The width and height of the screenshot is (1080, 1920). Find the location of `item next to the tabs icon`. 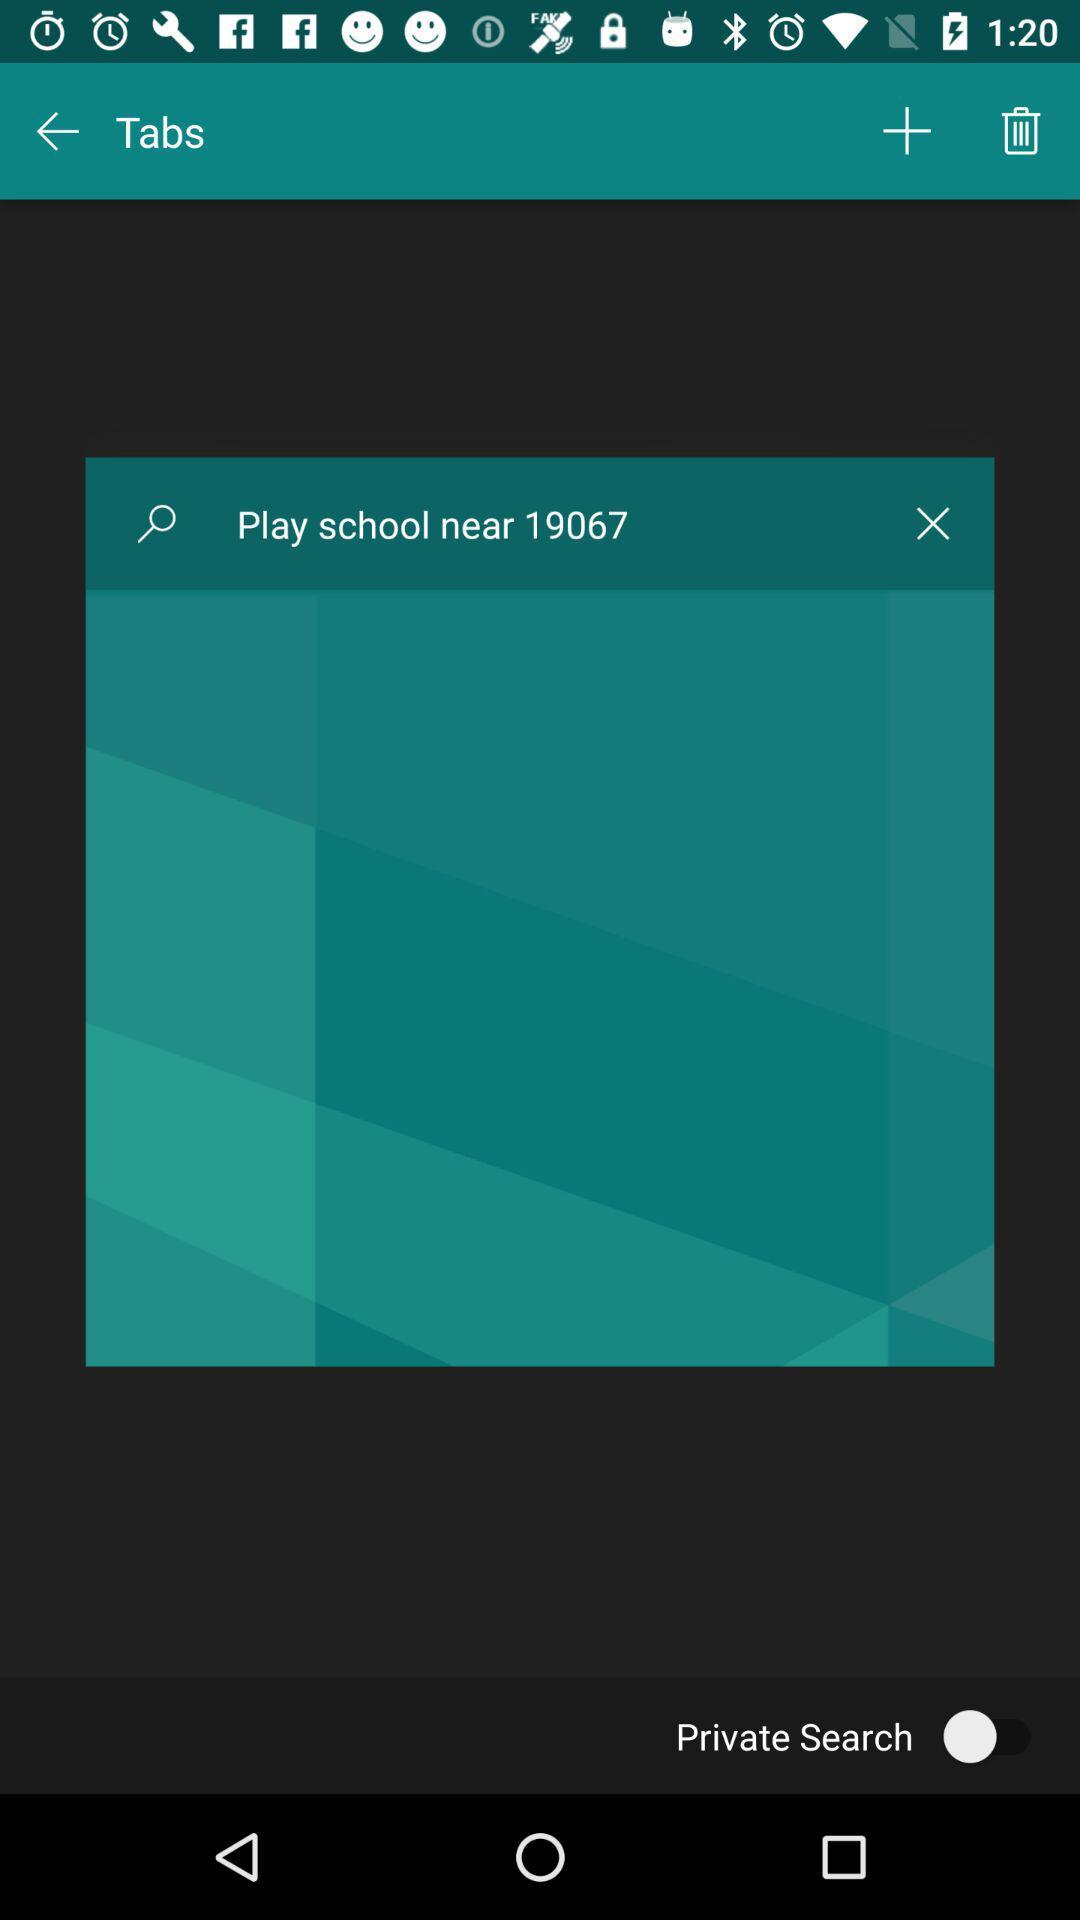

item next to the tabs icon is located at coordinates (906, 130).